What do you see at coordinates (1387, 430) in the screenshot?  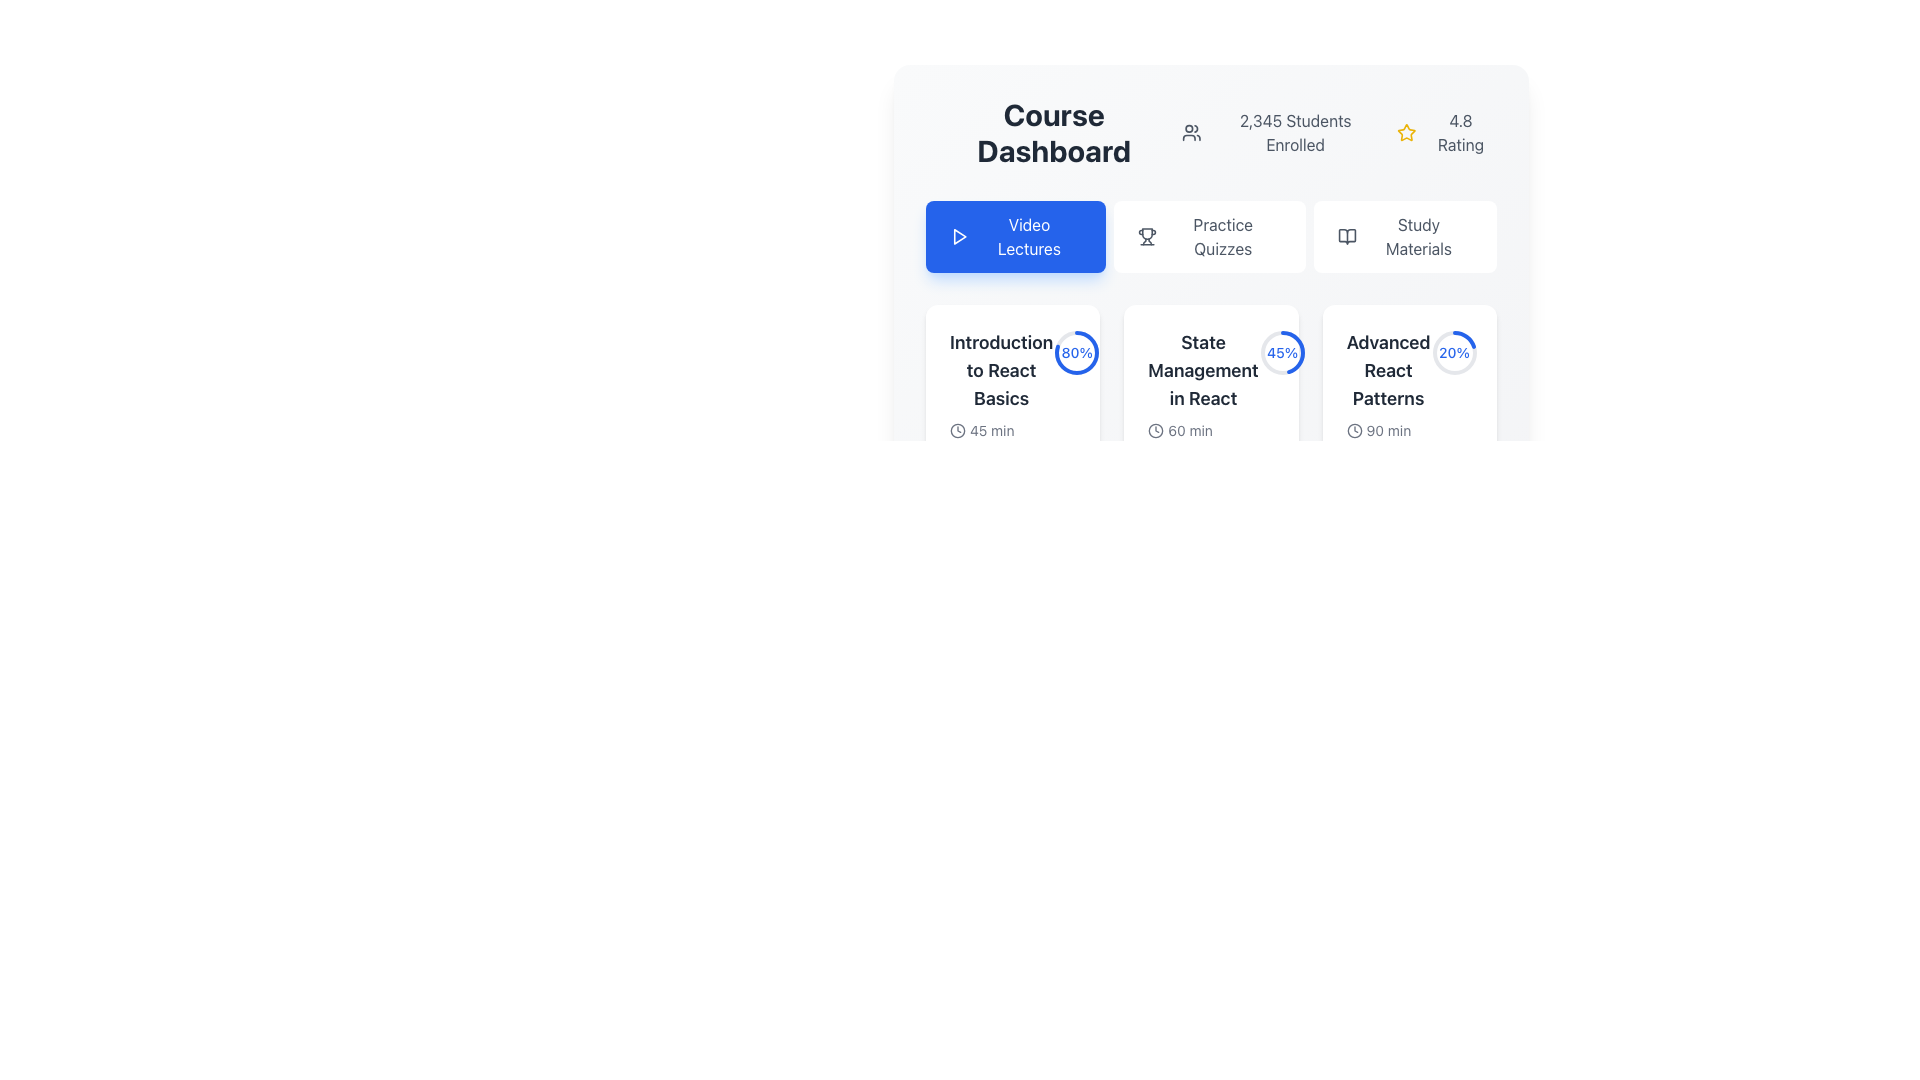 I see `the label indicating the duration of the course 'Advanced React Patterns', which is positioned below the title and above the '756 enrolled' text` at bounding box center [1387, 430].